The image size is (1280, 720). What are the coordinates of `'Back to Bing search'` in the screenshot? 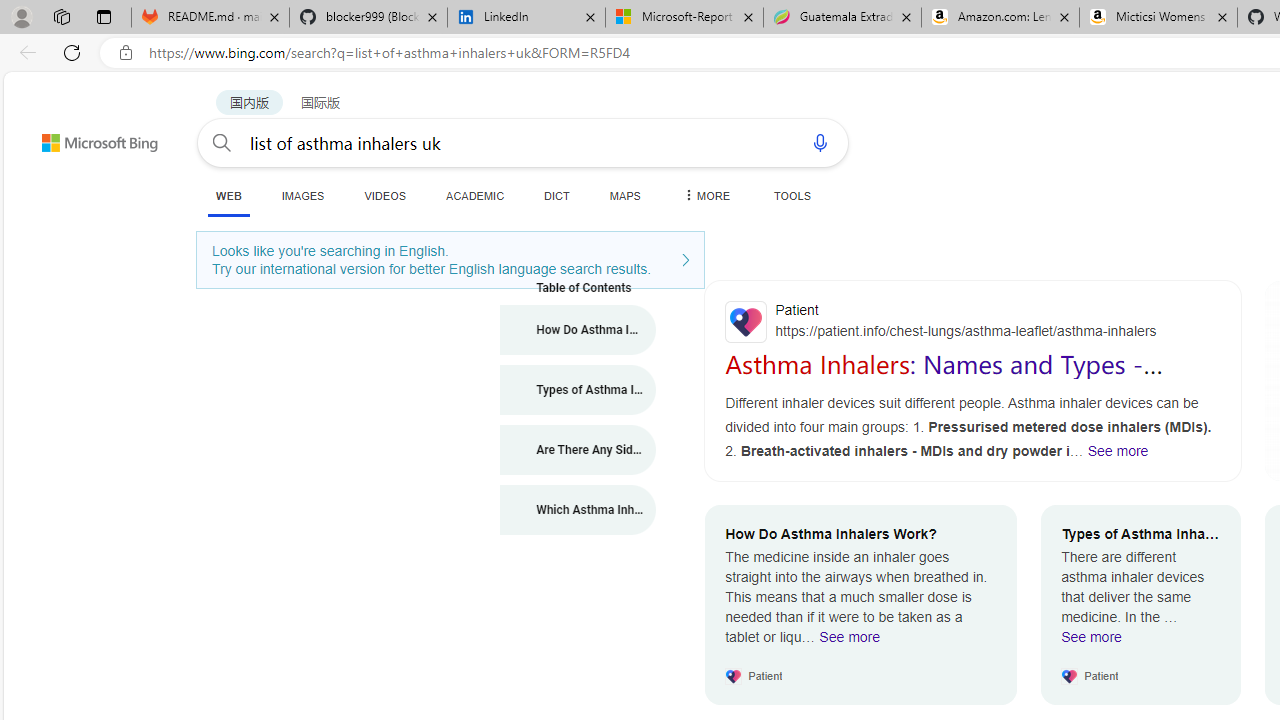 It's located at (86, 137).